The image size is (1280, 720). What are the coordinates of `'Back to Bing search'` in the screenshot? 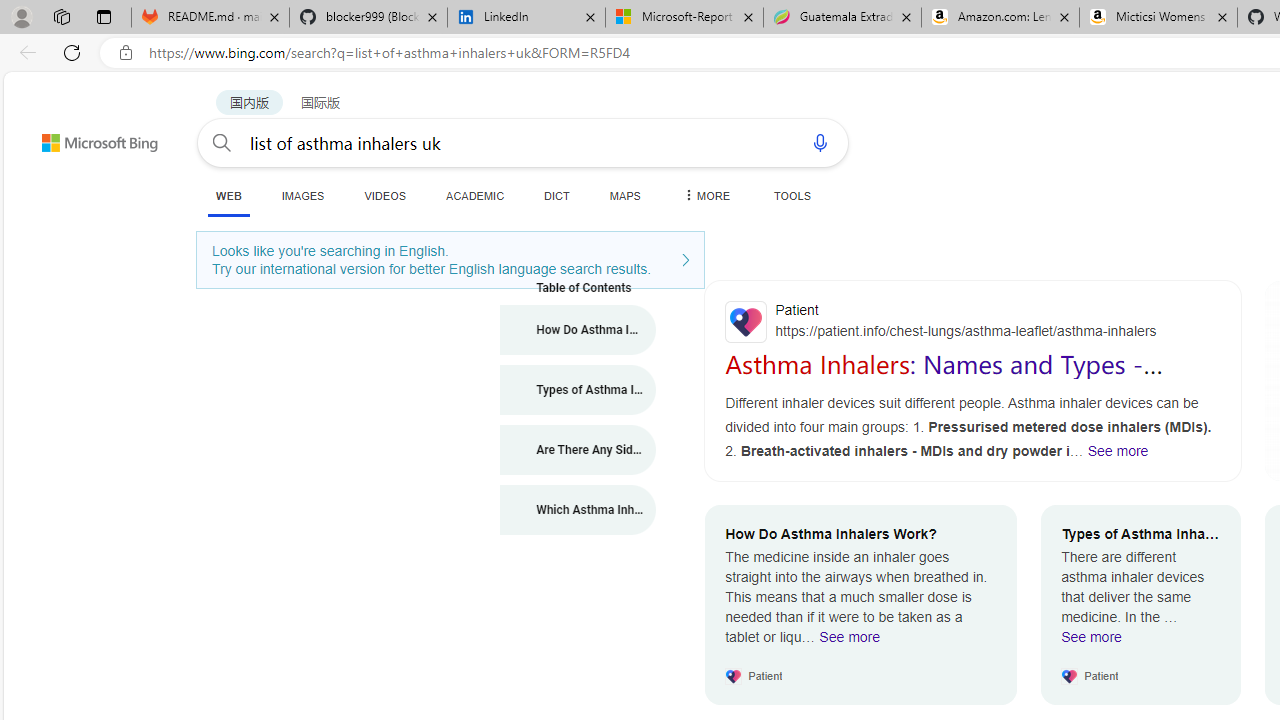 It's located at (86, 137).